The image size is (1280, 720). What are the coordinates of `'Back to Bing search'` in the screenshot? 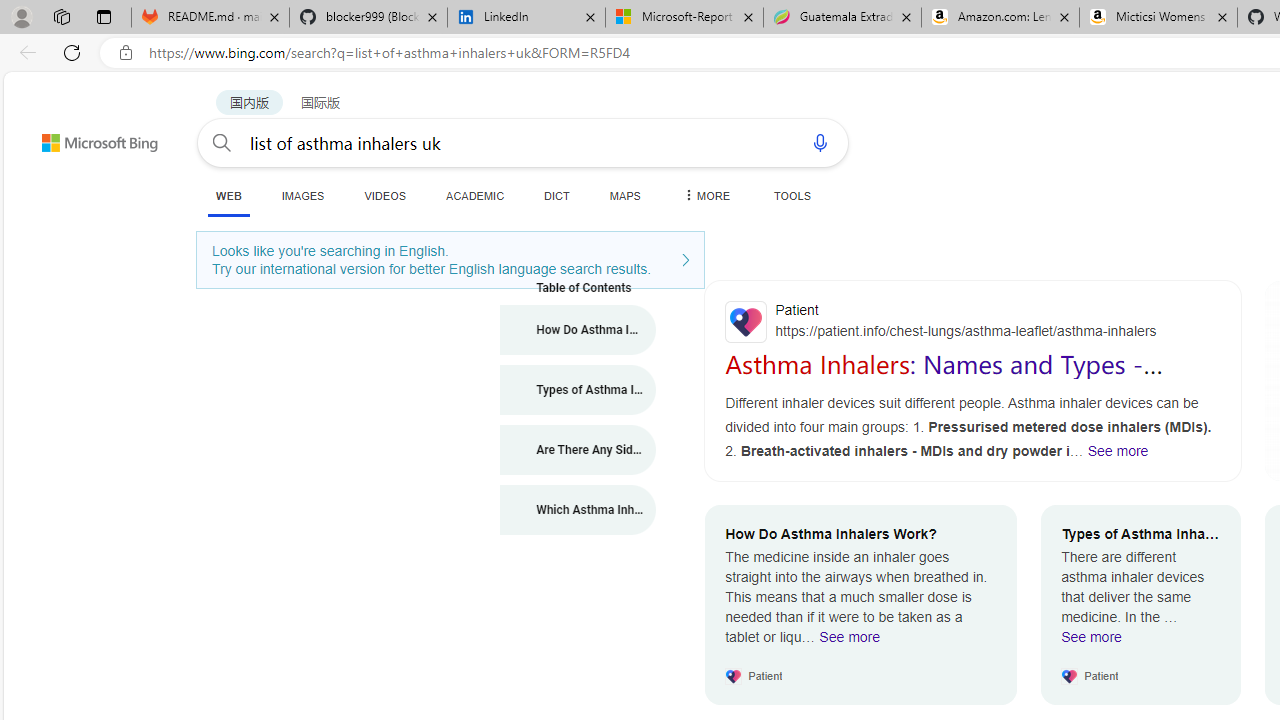 It's located at (86, 137).